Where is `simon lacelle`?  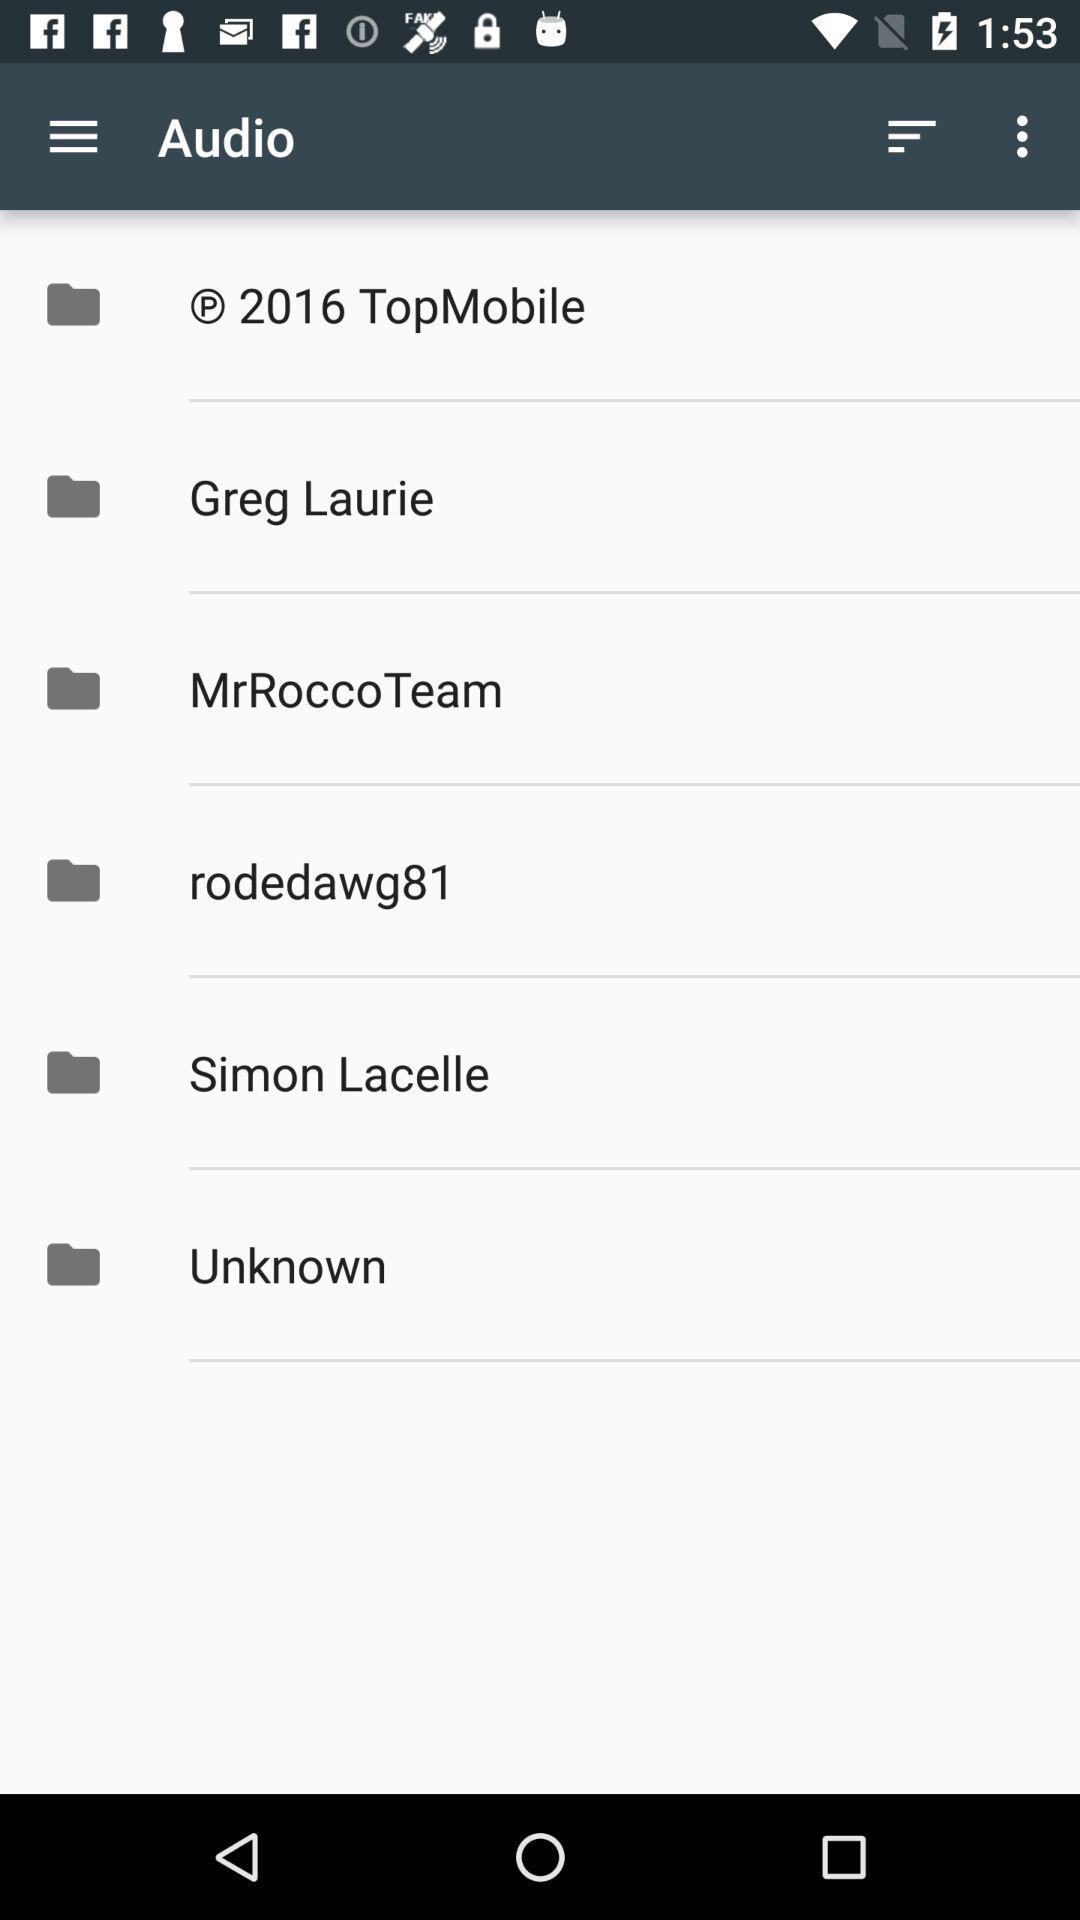 simon lacelle is located at coordinates (612, 1071).